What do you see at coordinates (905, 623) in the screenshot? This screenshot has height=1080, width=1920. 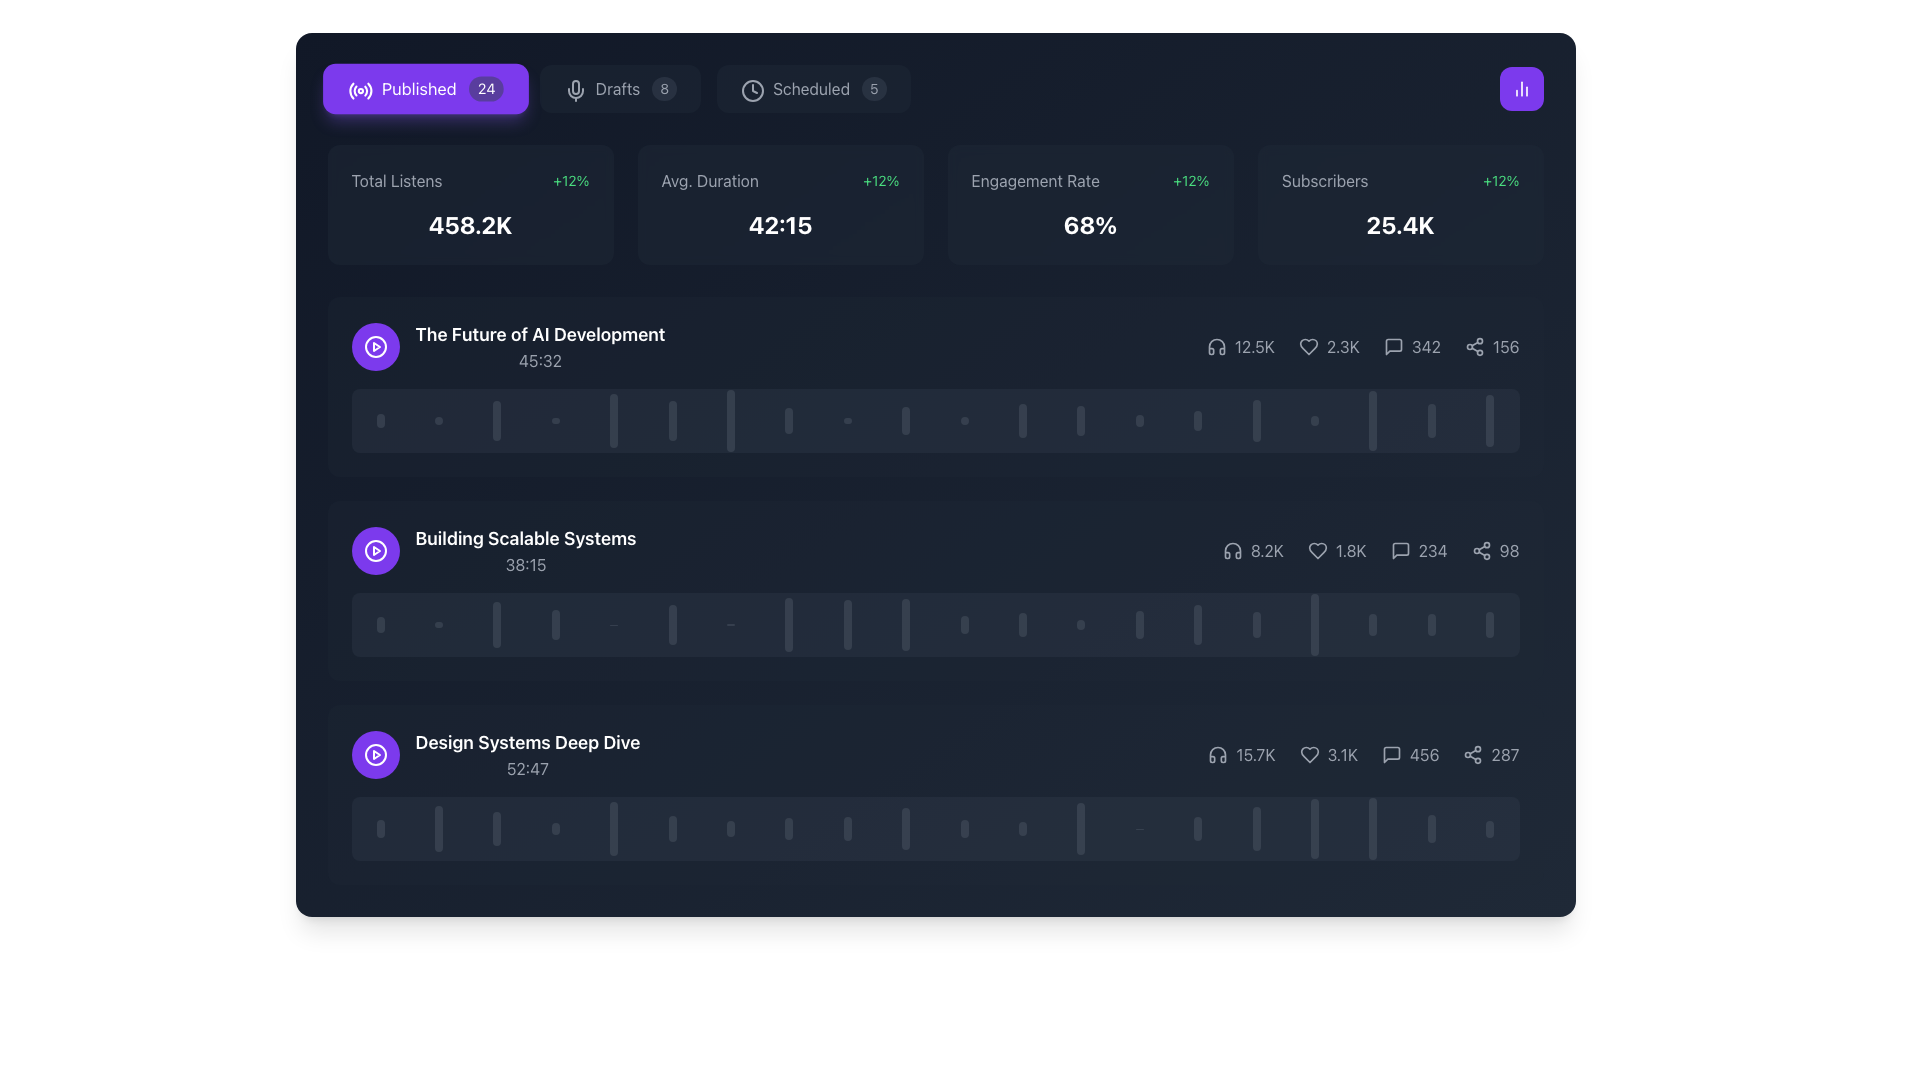 I see `the tenth vertical progress bar in the 'Building Scalable Systems' section, which is styled with a muted dark gray color and has a rounded top and bottom` at bounding box center [905, 623].